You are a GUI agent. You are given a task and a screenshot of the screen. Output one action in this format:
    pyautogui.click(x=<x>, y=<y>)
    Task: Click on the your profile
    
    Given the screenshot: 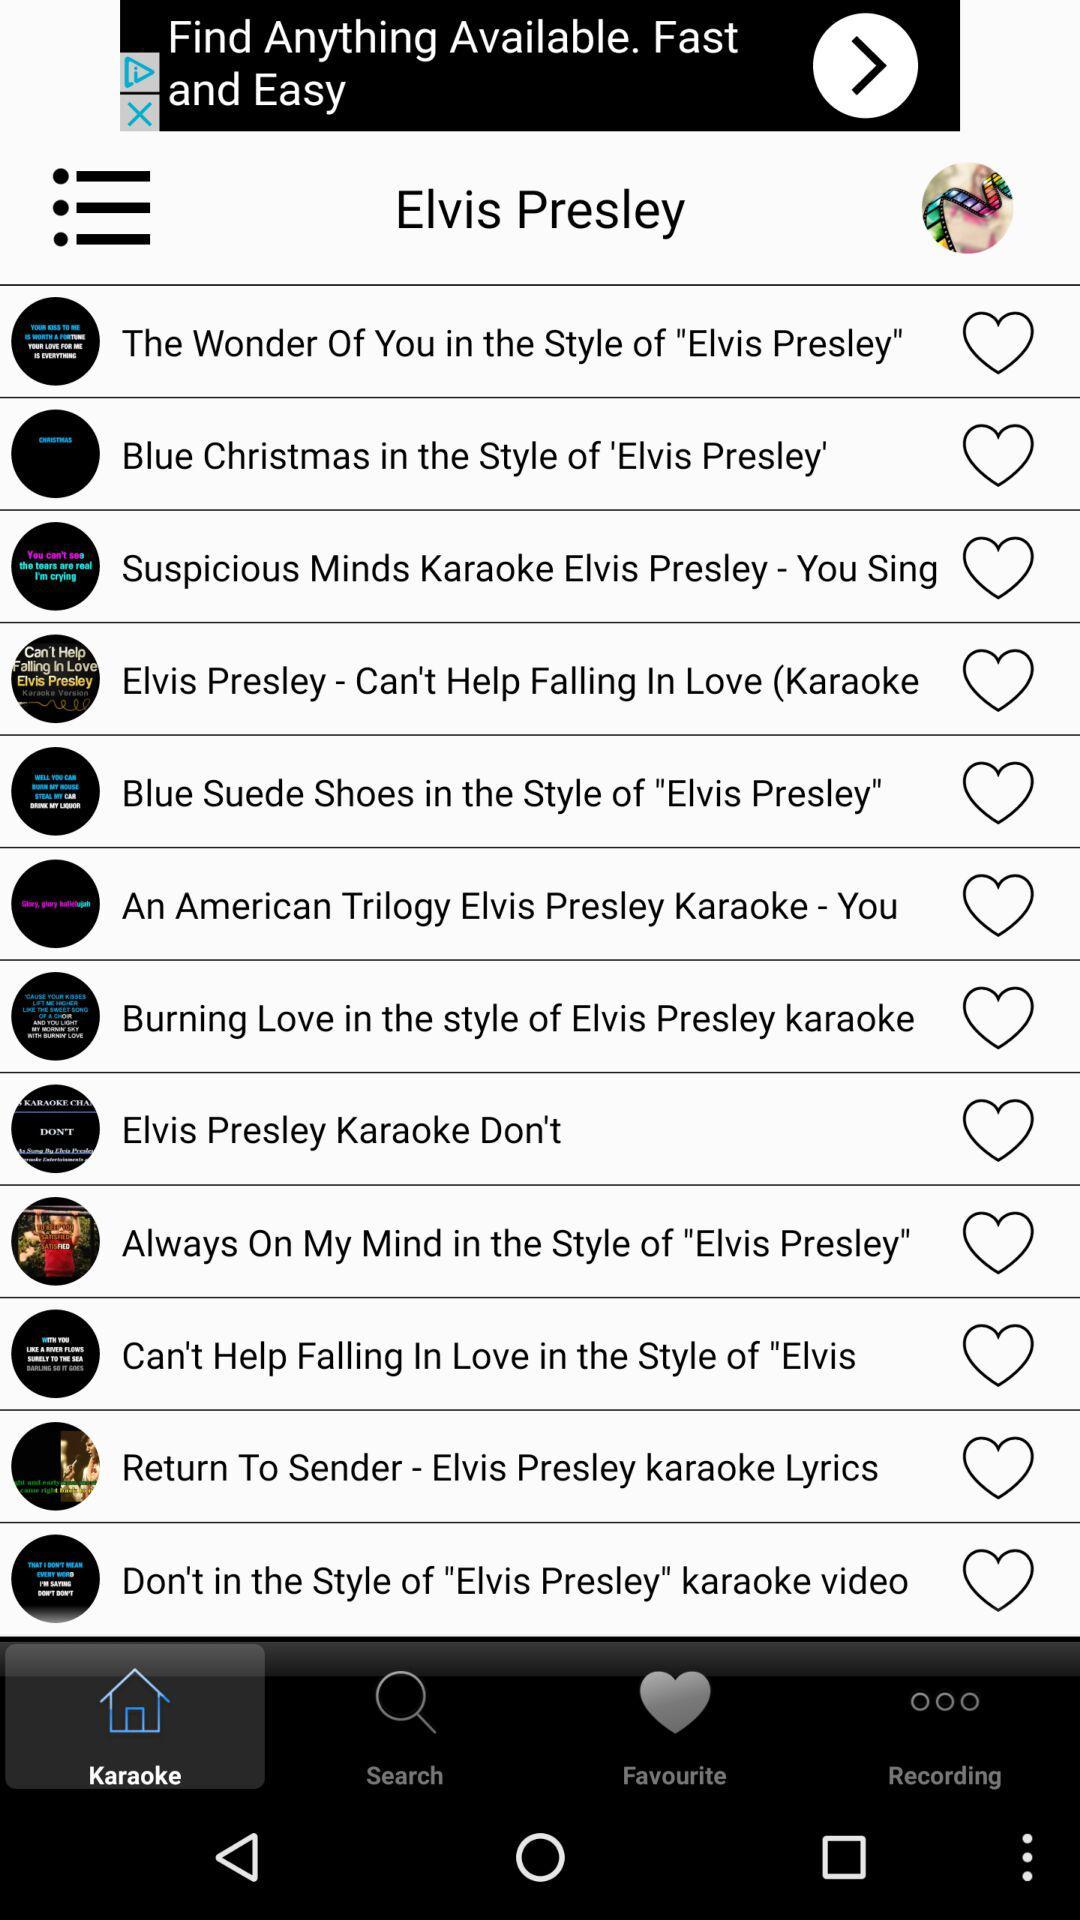 What is the action you would take?
    pyautogui.click(x=966, y=207)
    